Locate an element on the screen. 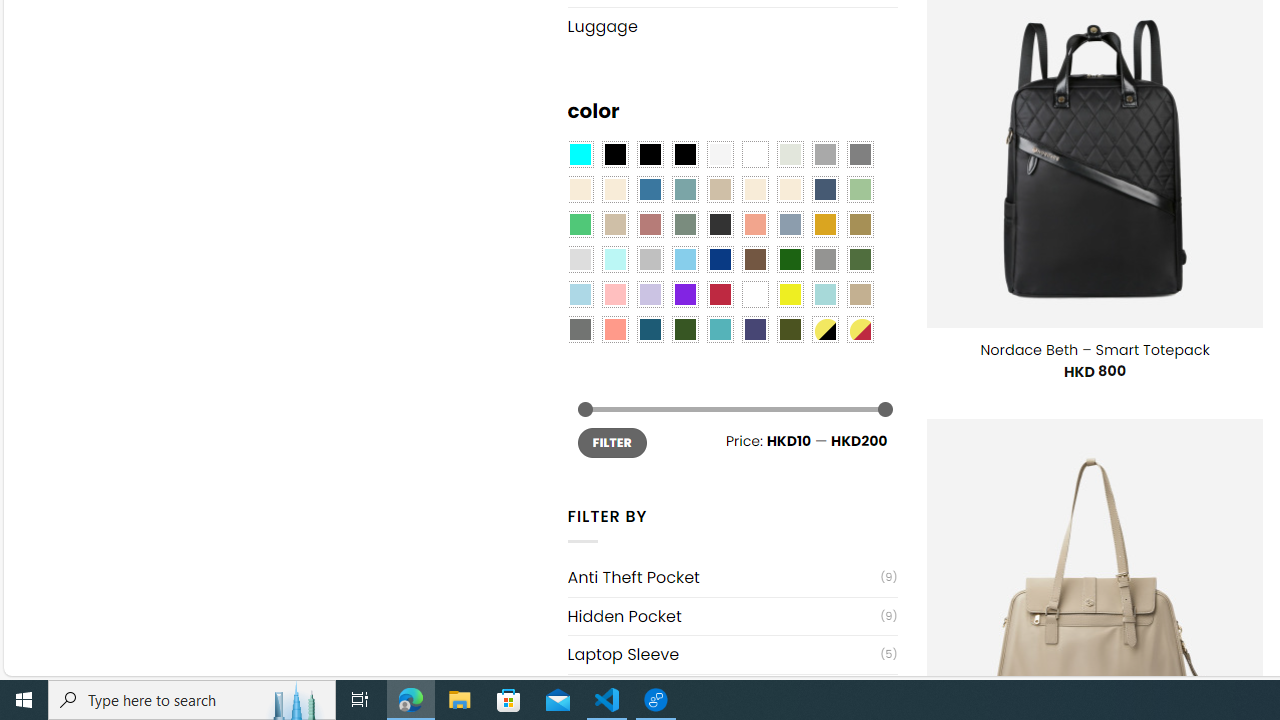  'All Gray' is located at coordinates (860, 153).